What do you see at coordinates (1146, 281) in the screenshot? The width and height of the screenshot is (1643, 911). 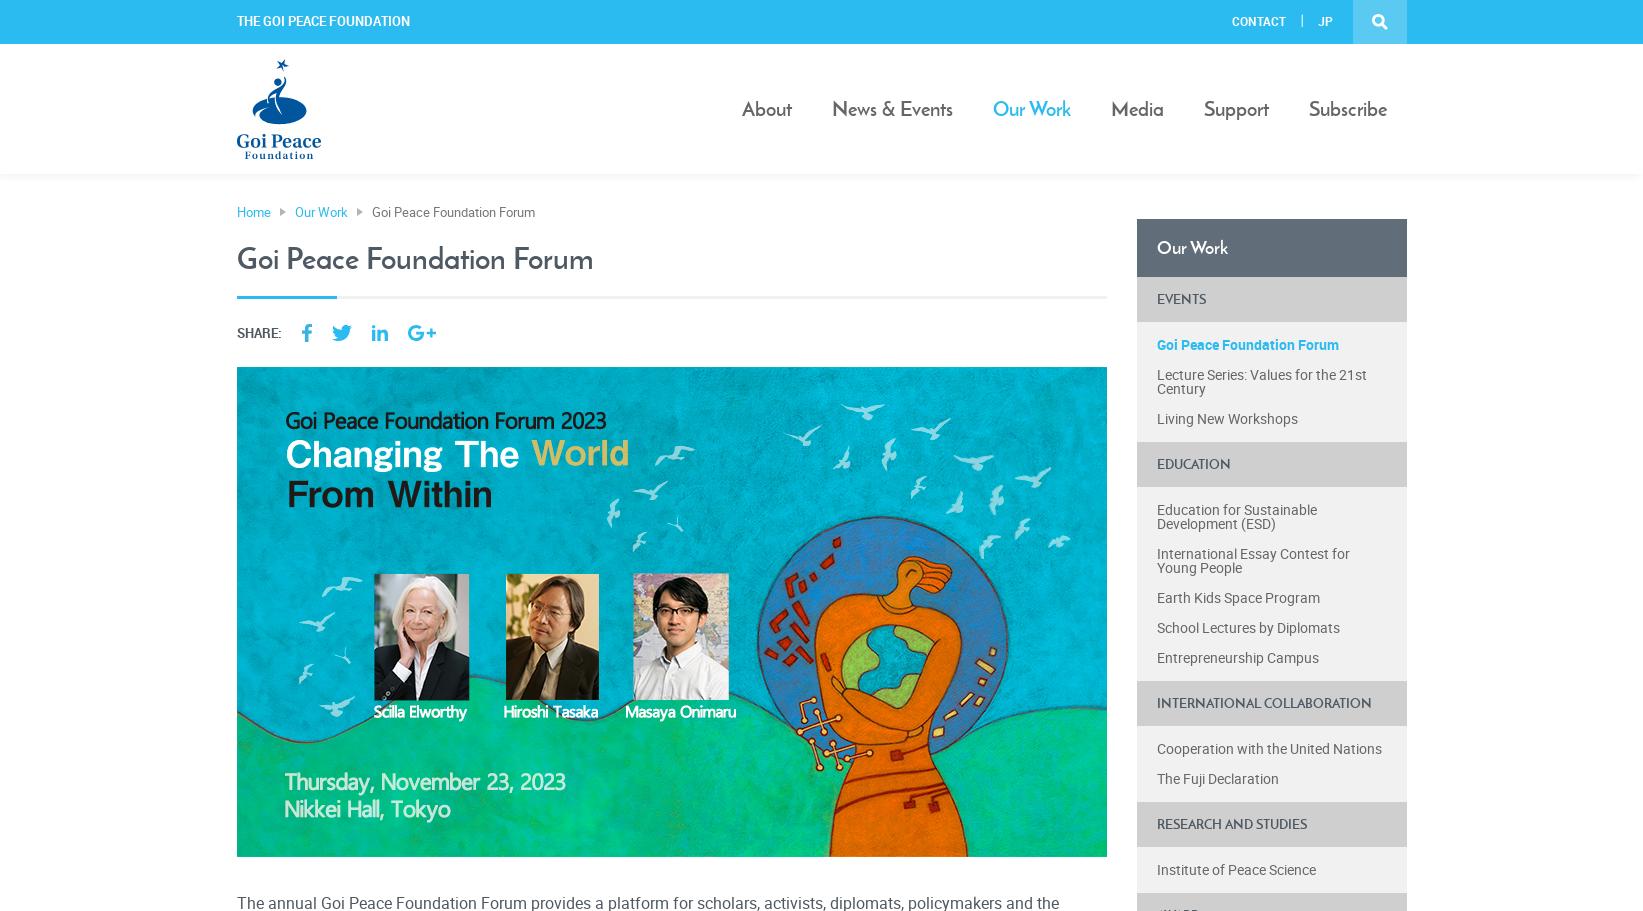 I see `'Downloads'` at bounding box center [1146, 281].